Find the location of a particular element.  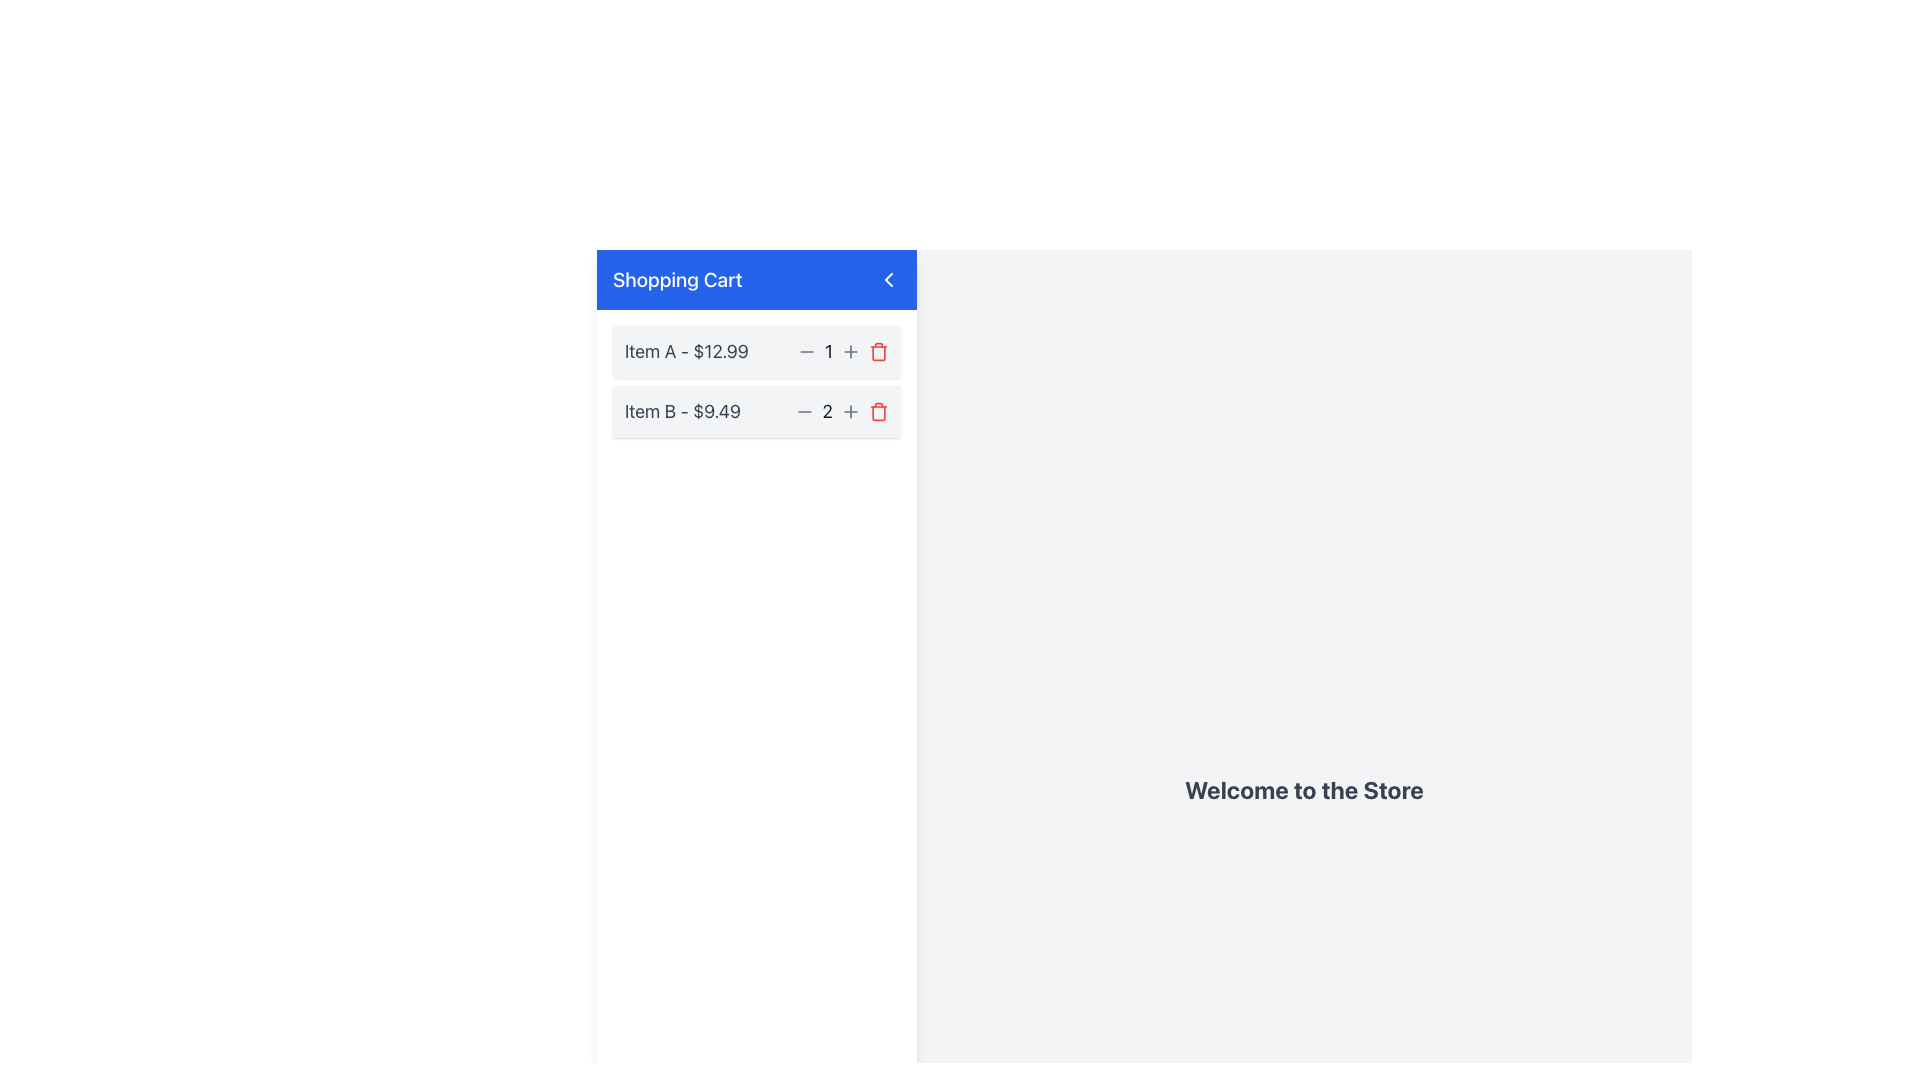

the vertical rectangular trash can icon located near the right edge of the shopping cart item for 'Item B' to initiate a delete action is located at coordinates (878, 411).